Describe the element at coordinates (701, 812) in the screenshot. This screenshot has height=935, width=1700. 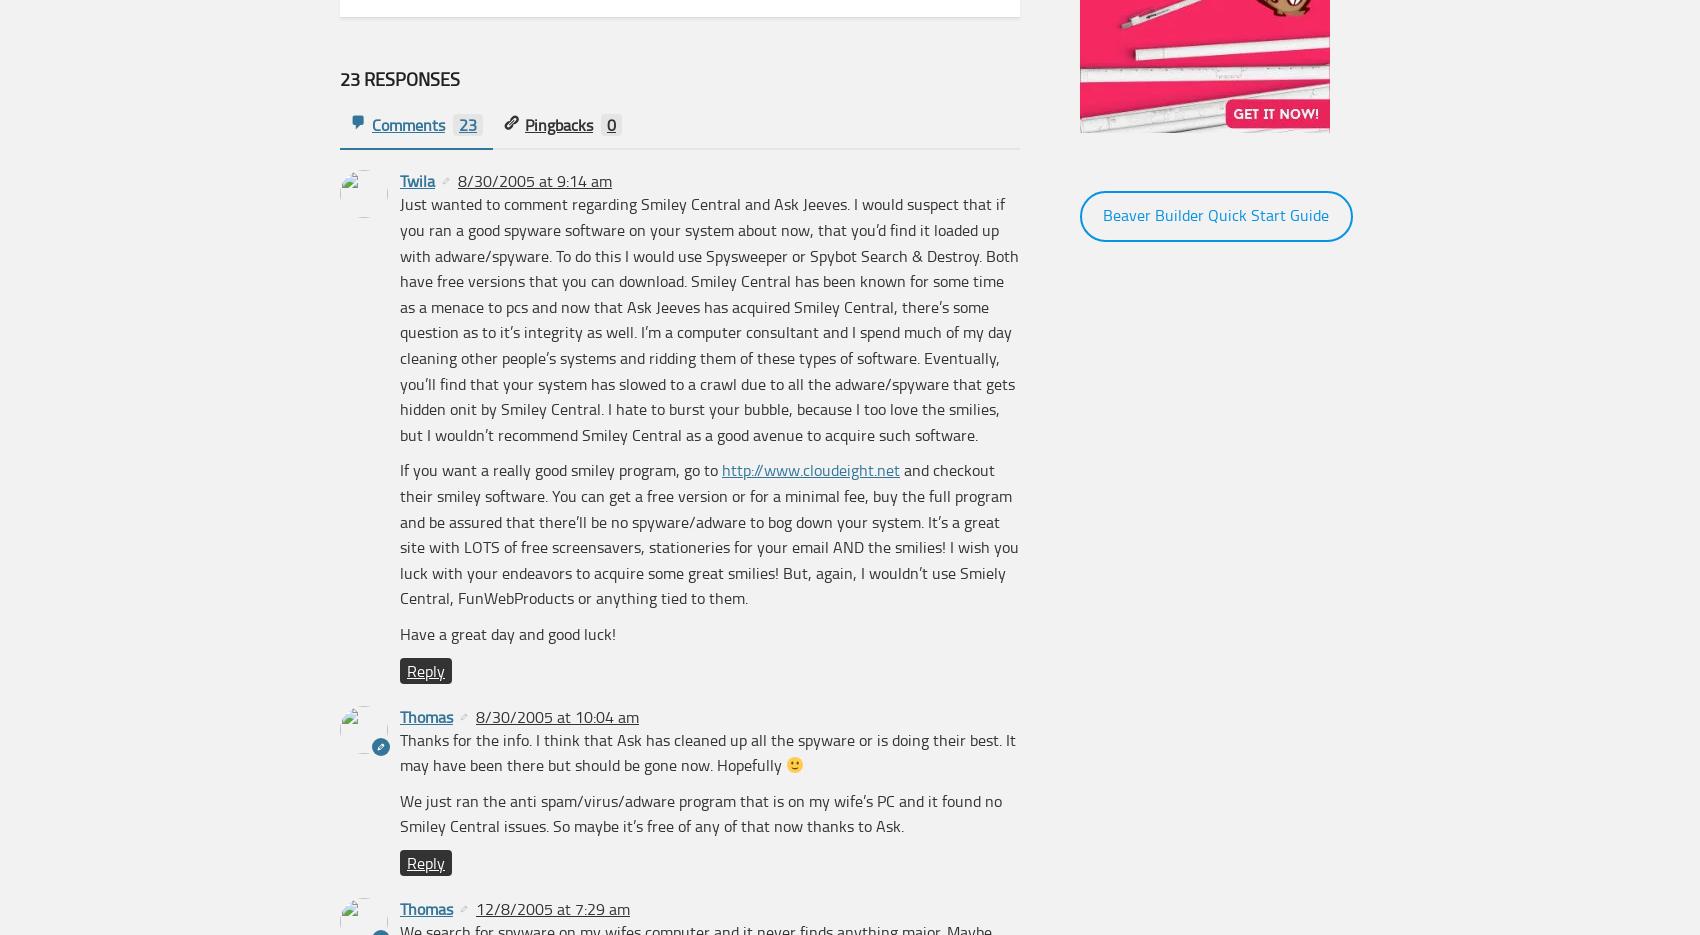
I see `'We just ran the anti spam/virus/adware program that is on my wife’s PC and it found no Smiley Central issues. So maybe it’s free of any of that now thanks to Ask.'` at that location.